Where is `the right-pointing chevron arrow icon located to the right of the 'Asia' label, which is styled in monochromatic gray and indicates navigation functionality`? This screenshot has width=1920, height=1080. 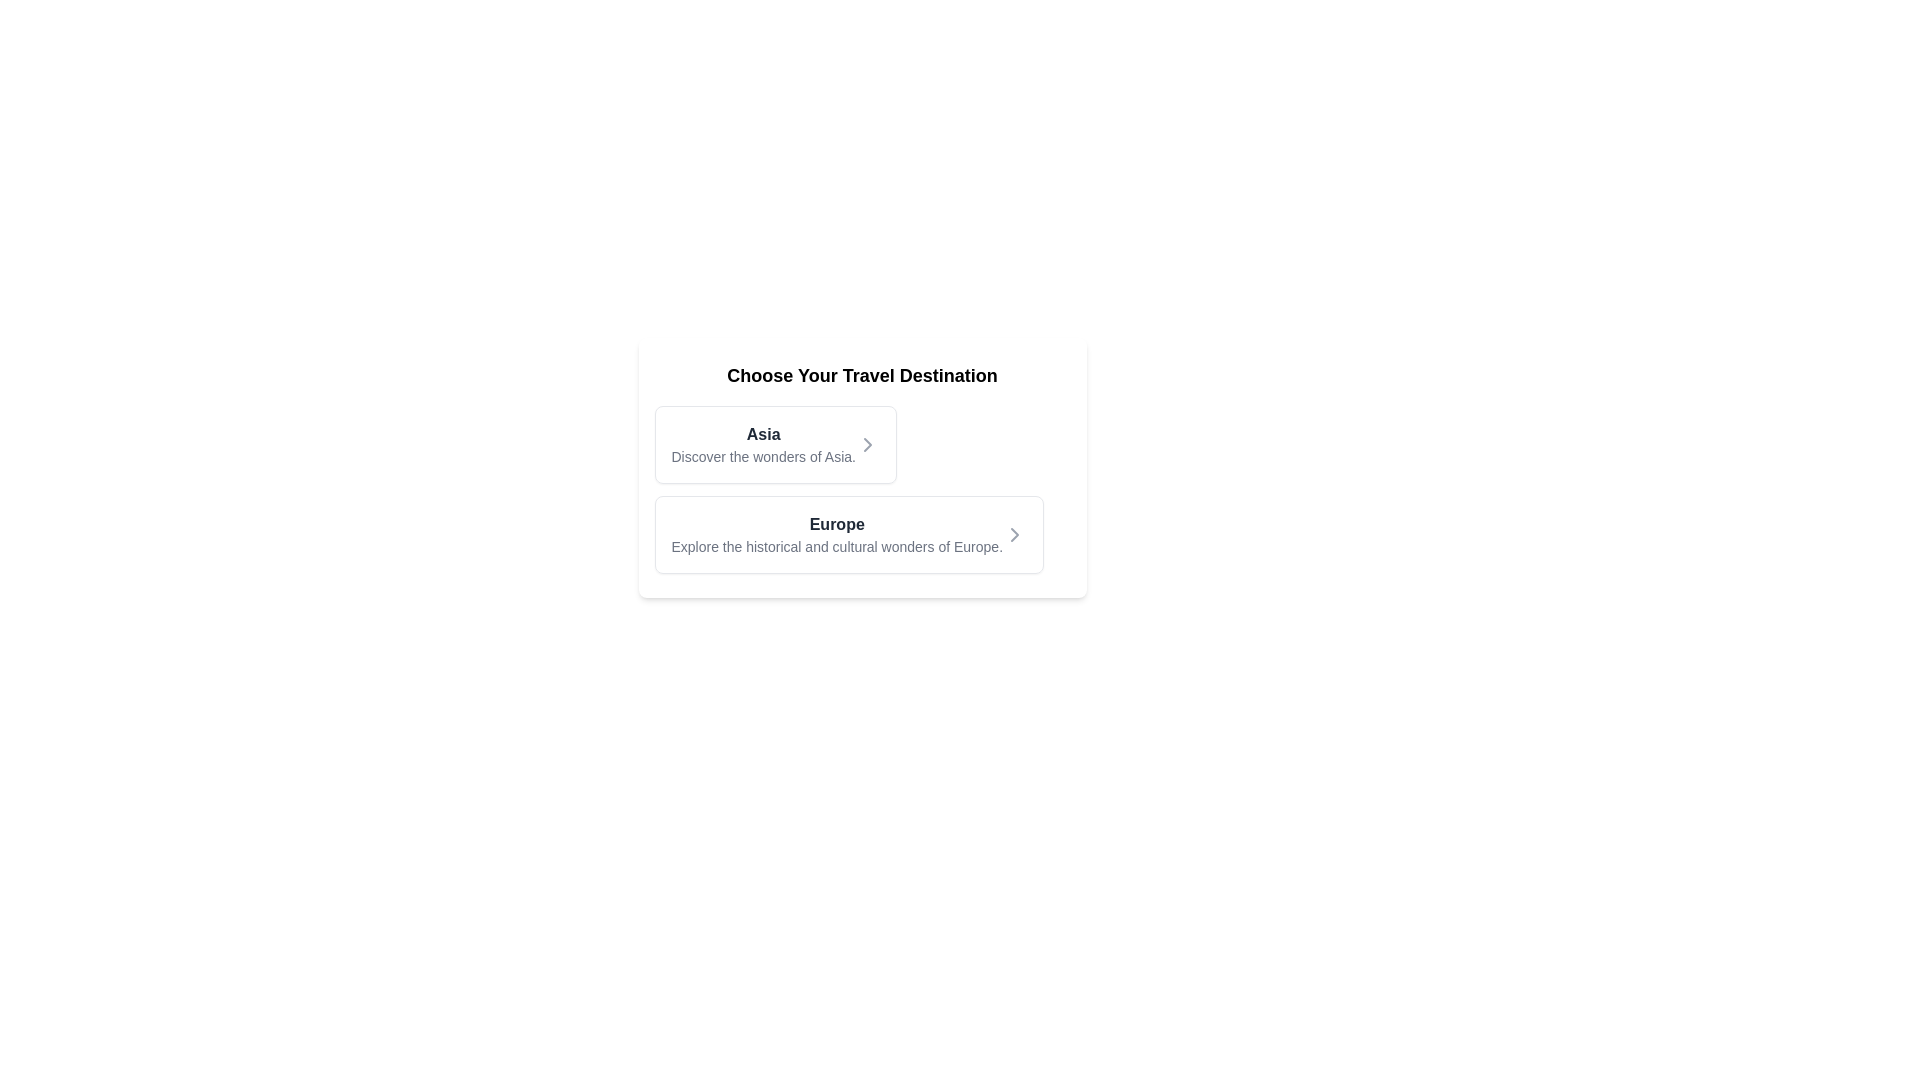
the right-pointing chevron arrow icon located to the right of the 'Asia' label, which is styled in monochromatic gray and indicates navigation functionality is located at coordinates (867, 443).